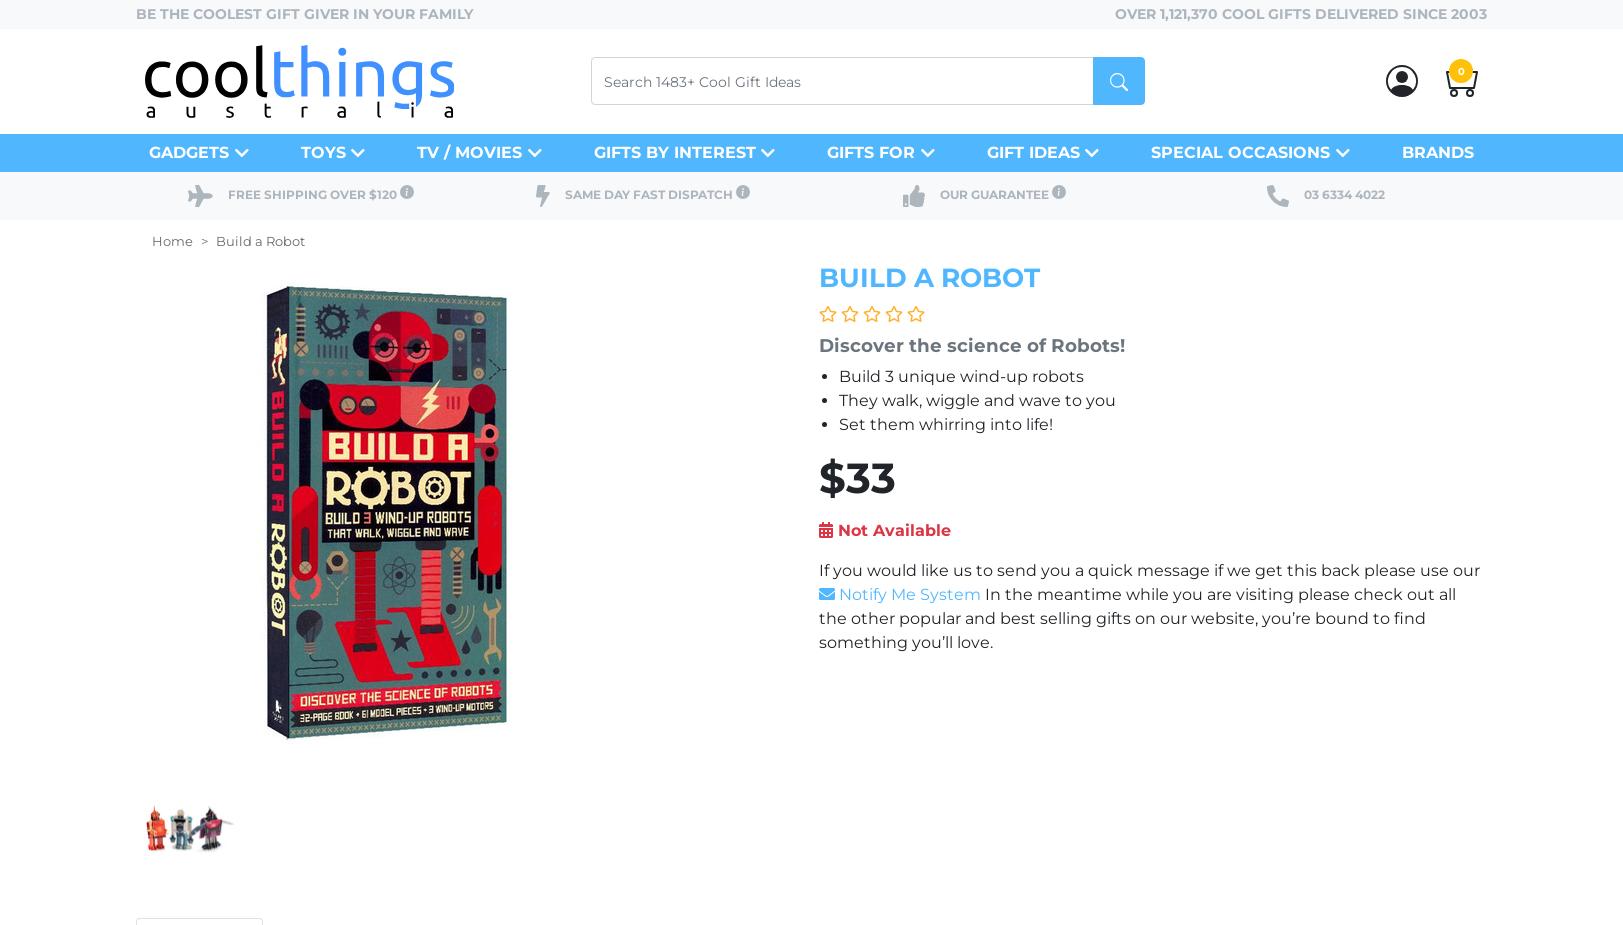 The height and width of the screenshot is (925, 1623). Describe the element at coordinates (952, 192) in the screenshot. I see `'Our'` at that location.